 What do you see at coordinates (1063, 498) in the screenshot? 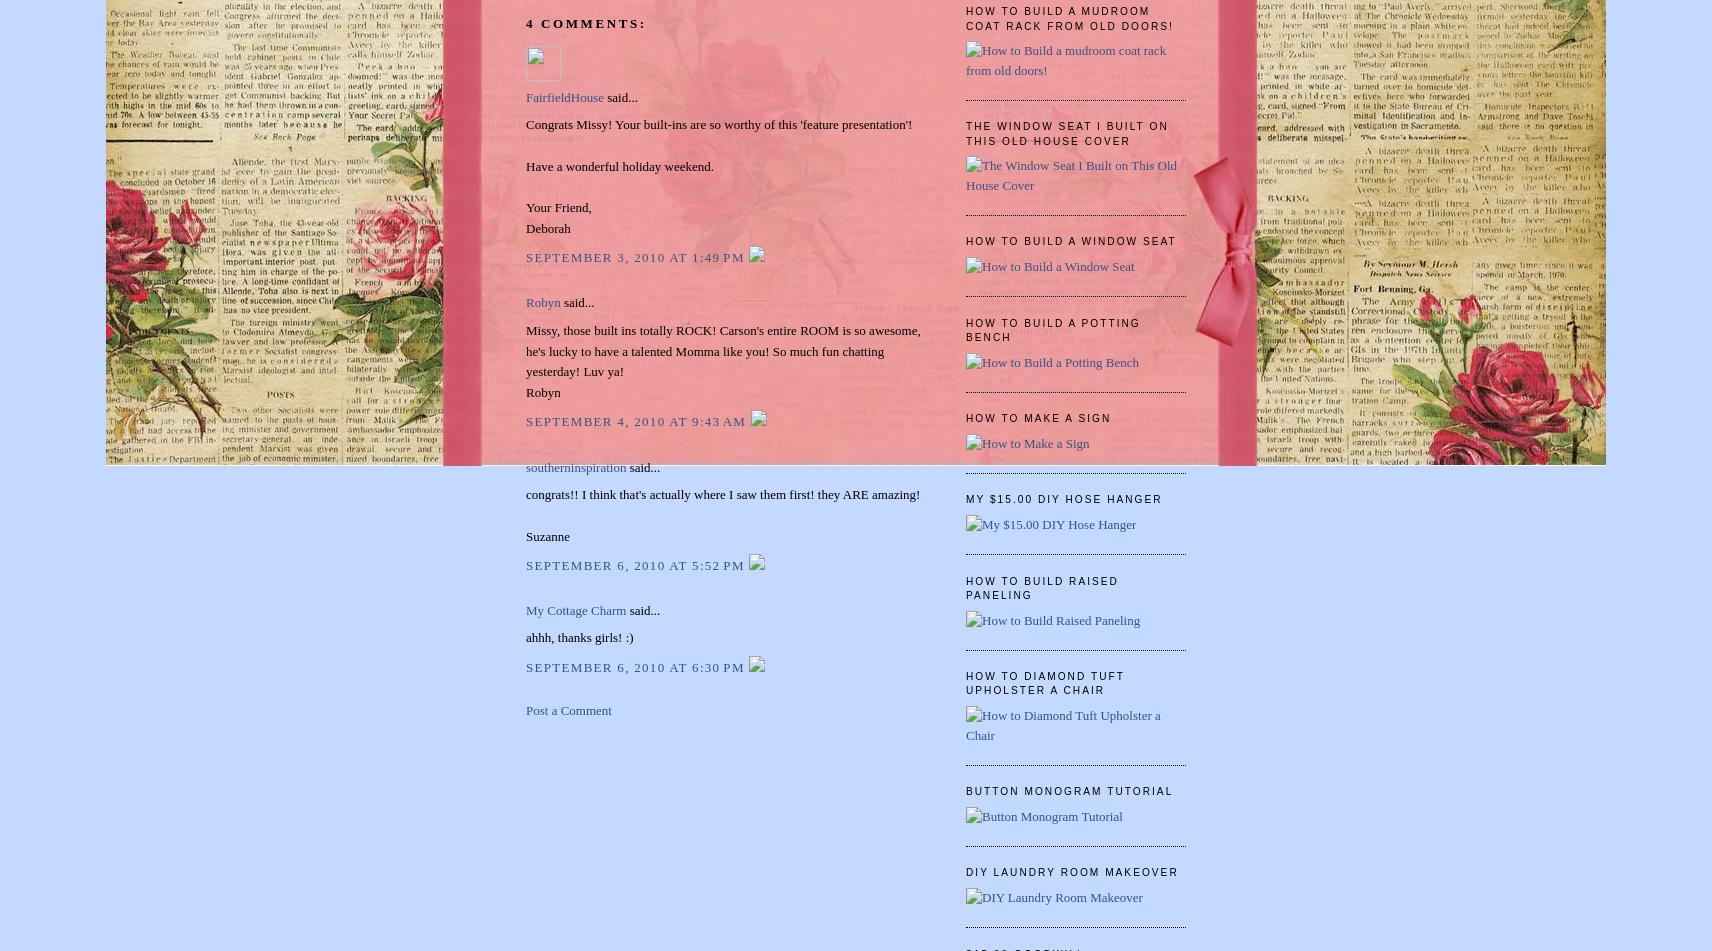
I see `'My $15.00 DIY Hose Hanger'` at bounding box center [1063, 498].